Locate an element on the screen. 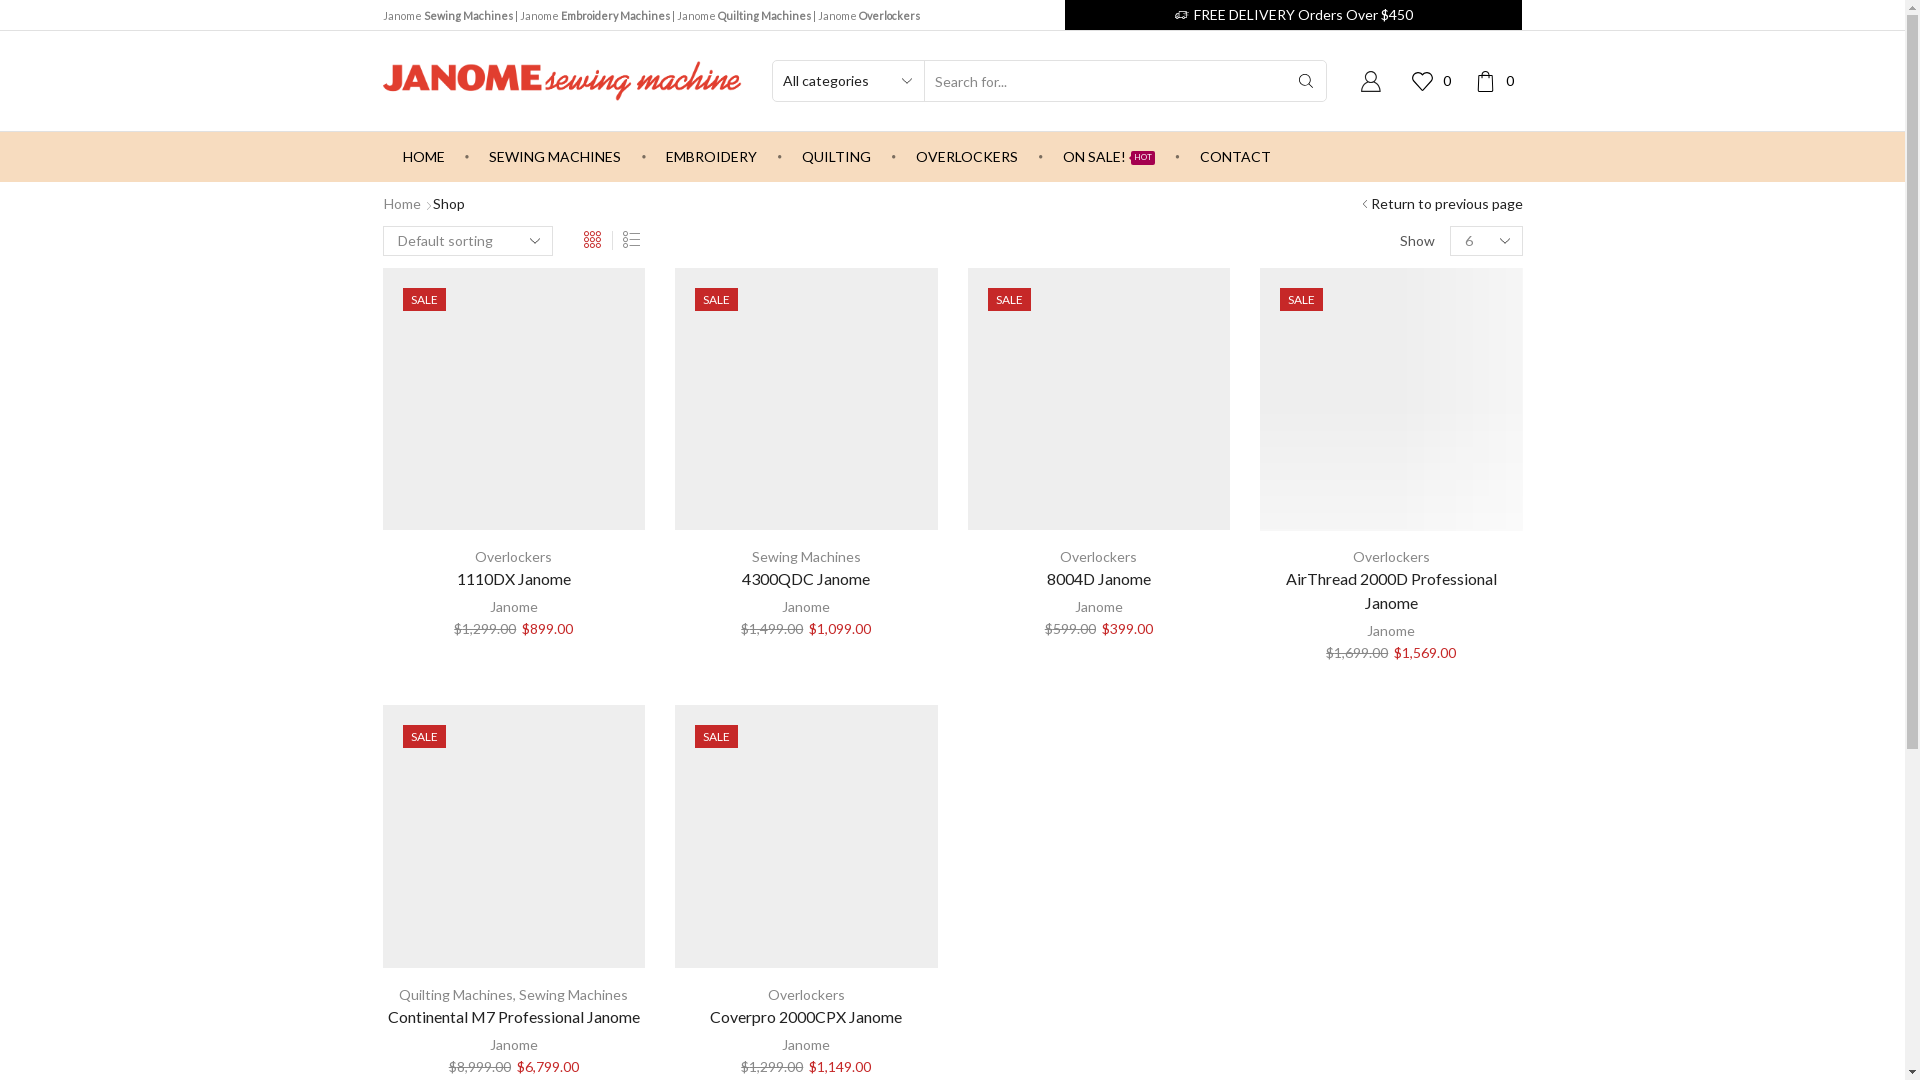  'Janome Overlockers' is located at coordinates (868, 15).